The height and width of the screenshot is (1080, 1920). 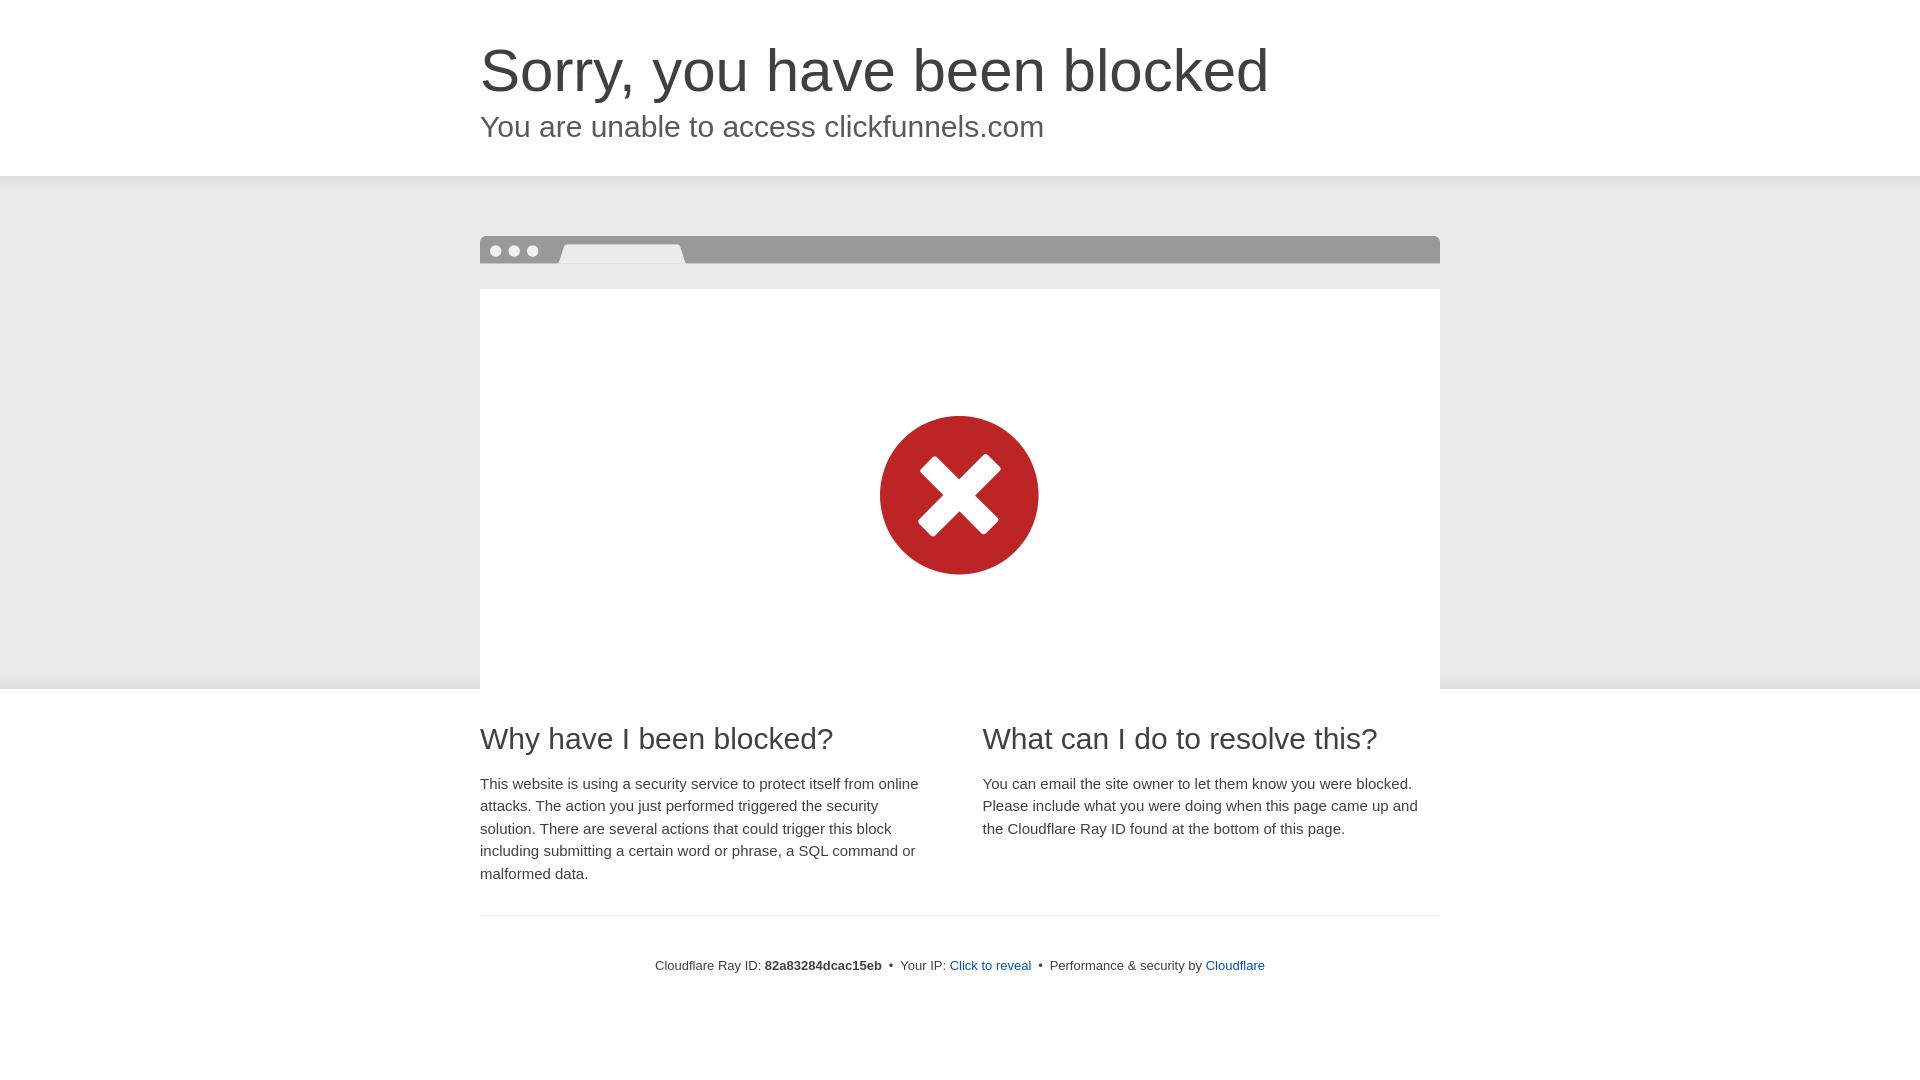 I want to click on 'Cloudflare', so click(x=1204, y=964).